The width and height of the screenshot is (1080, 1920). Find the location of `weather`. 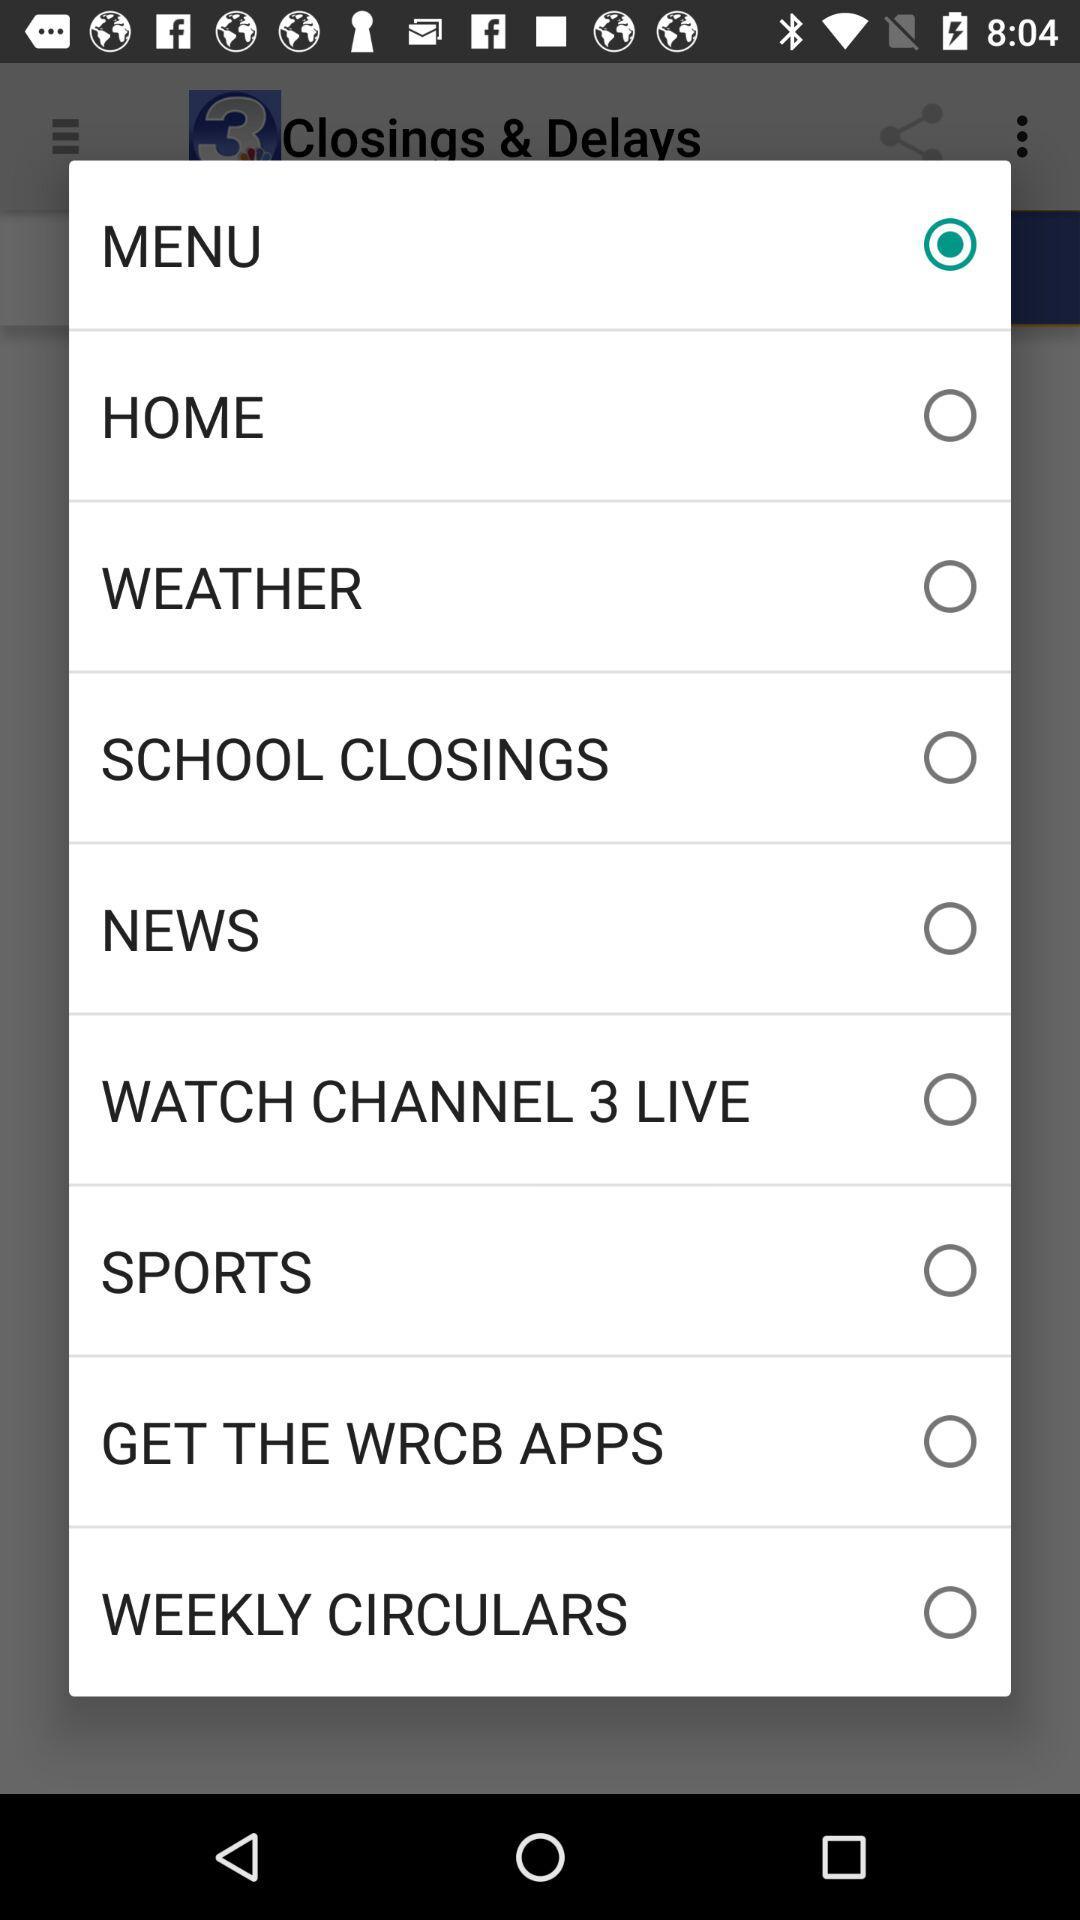

weather is located at coordinates (540, 585).